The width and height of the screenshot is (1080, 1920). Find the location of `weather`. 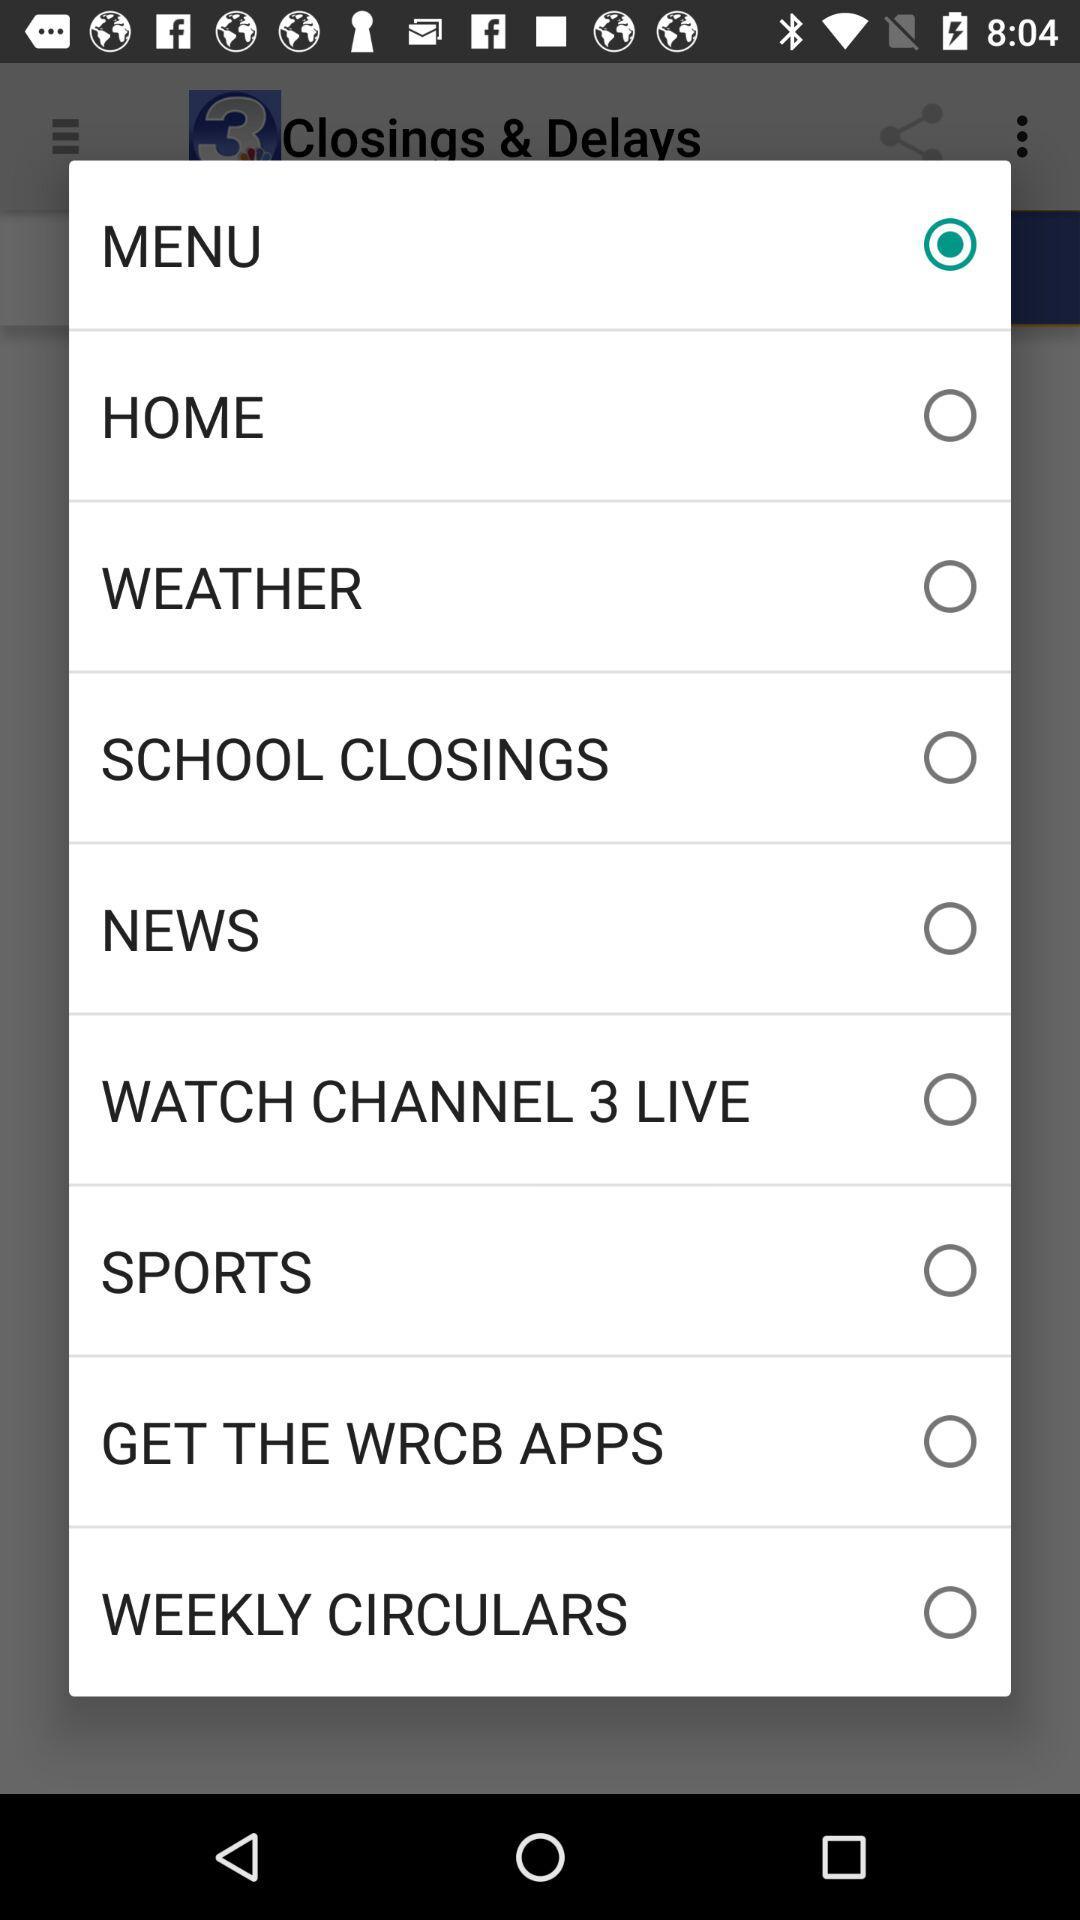

weather is located at coordinates (540, 585).